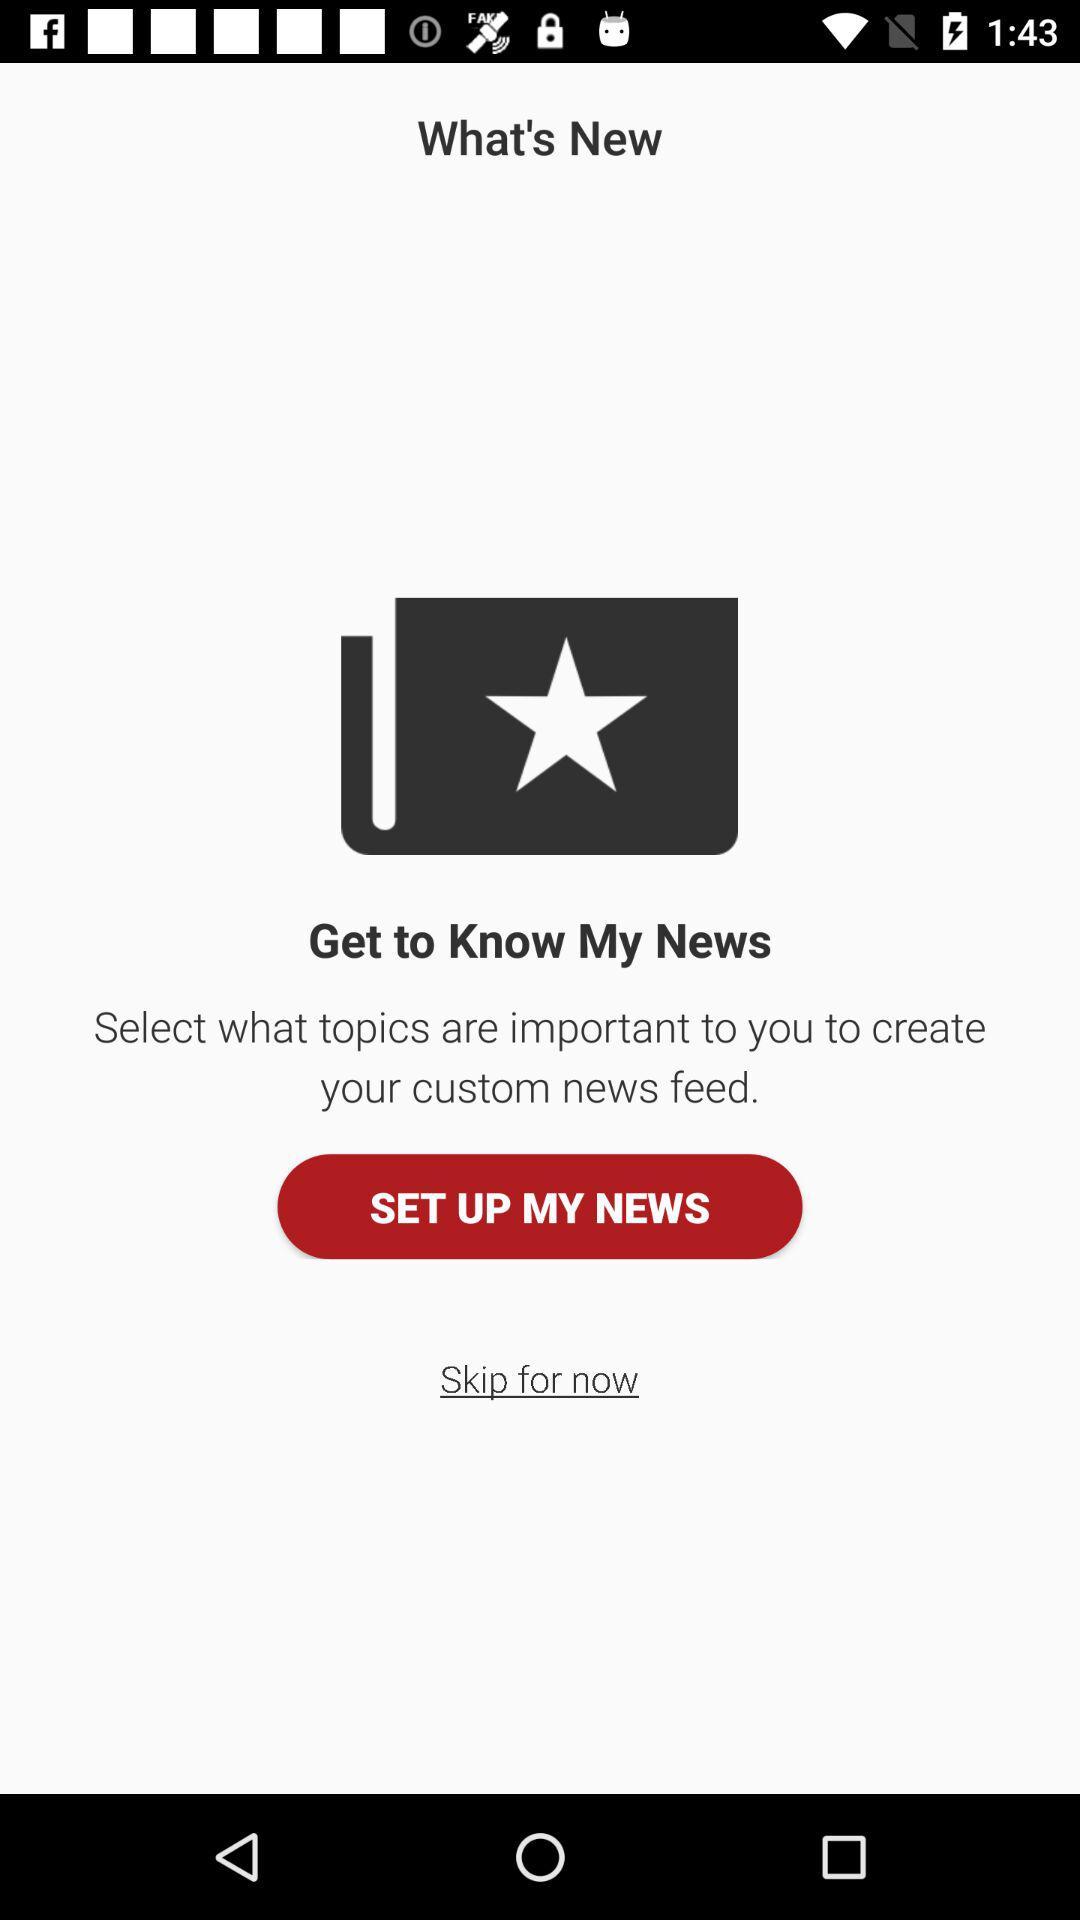  I want to click on the skip for now app, so click(538, 1377).